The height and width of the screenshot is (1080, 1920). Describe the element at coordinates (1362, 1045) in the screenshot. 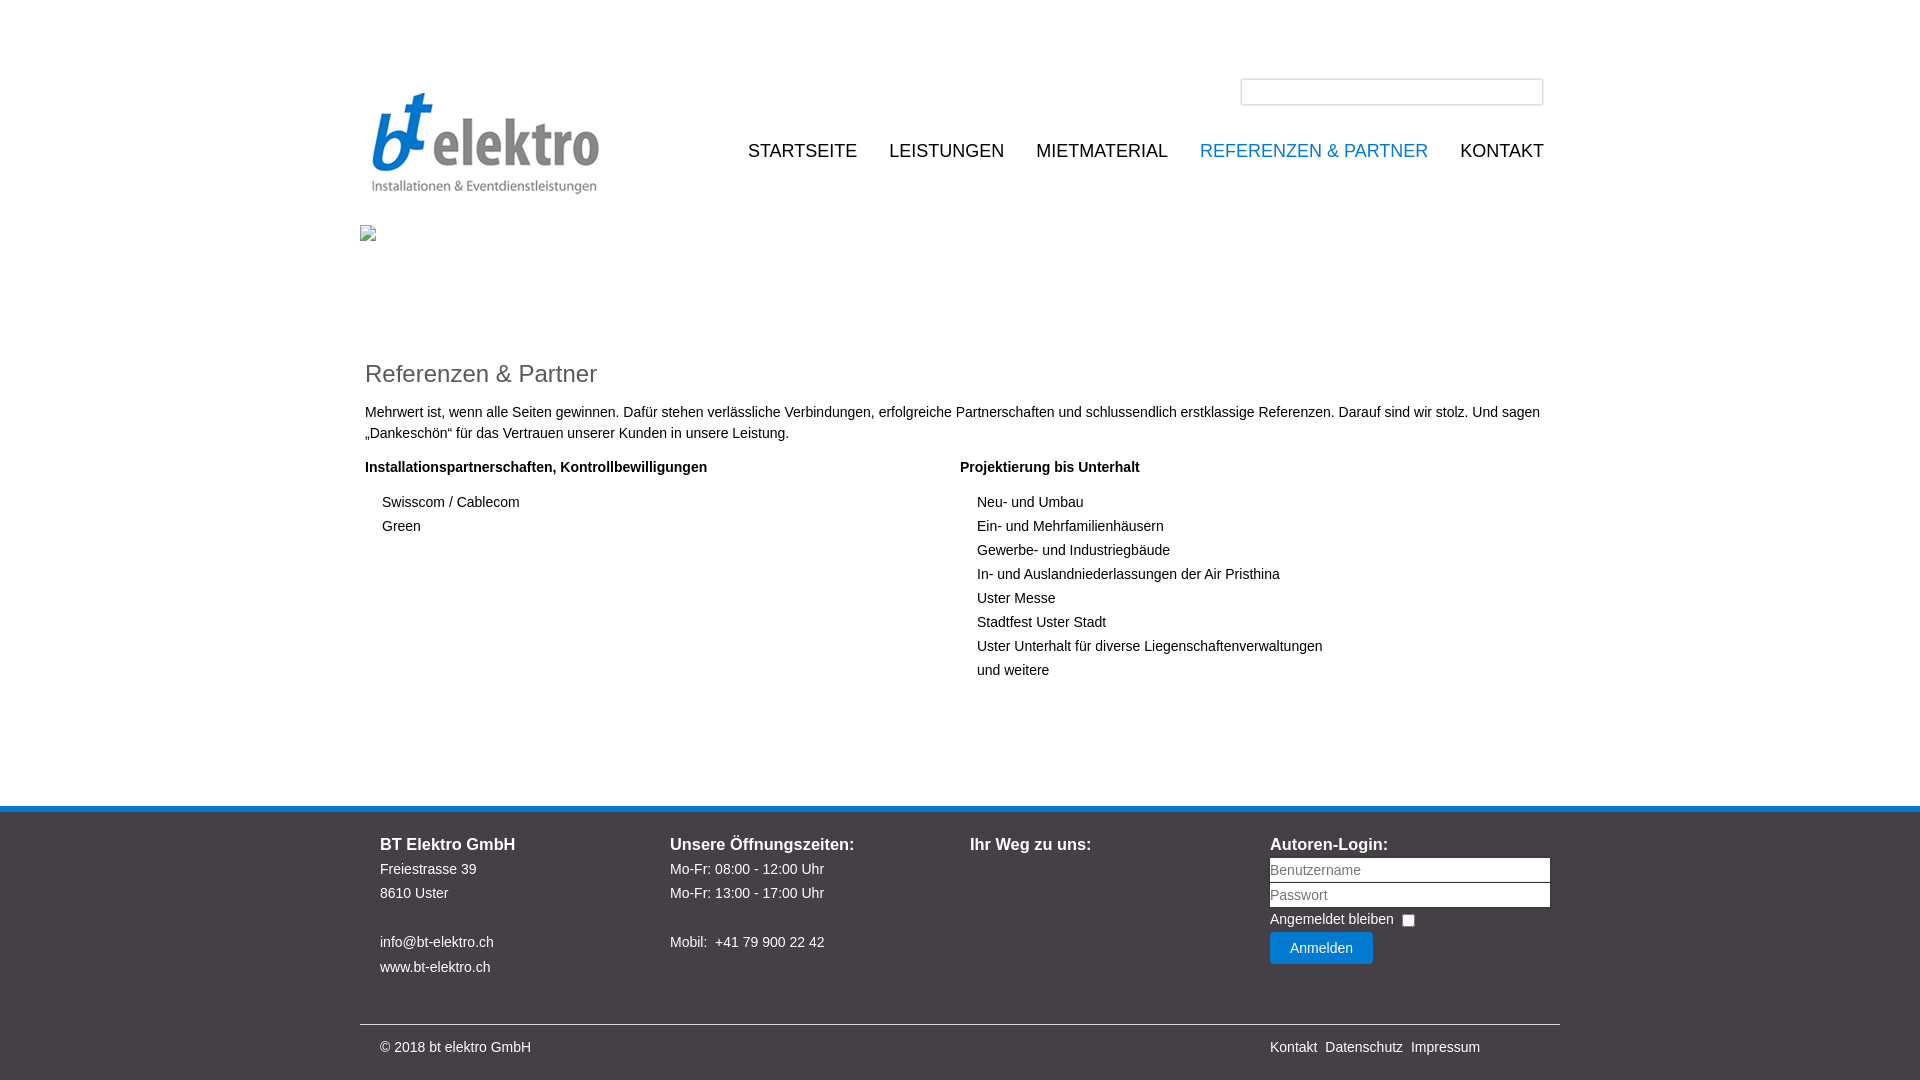

I see `'Datenschutz'` at that location.